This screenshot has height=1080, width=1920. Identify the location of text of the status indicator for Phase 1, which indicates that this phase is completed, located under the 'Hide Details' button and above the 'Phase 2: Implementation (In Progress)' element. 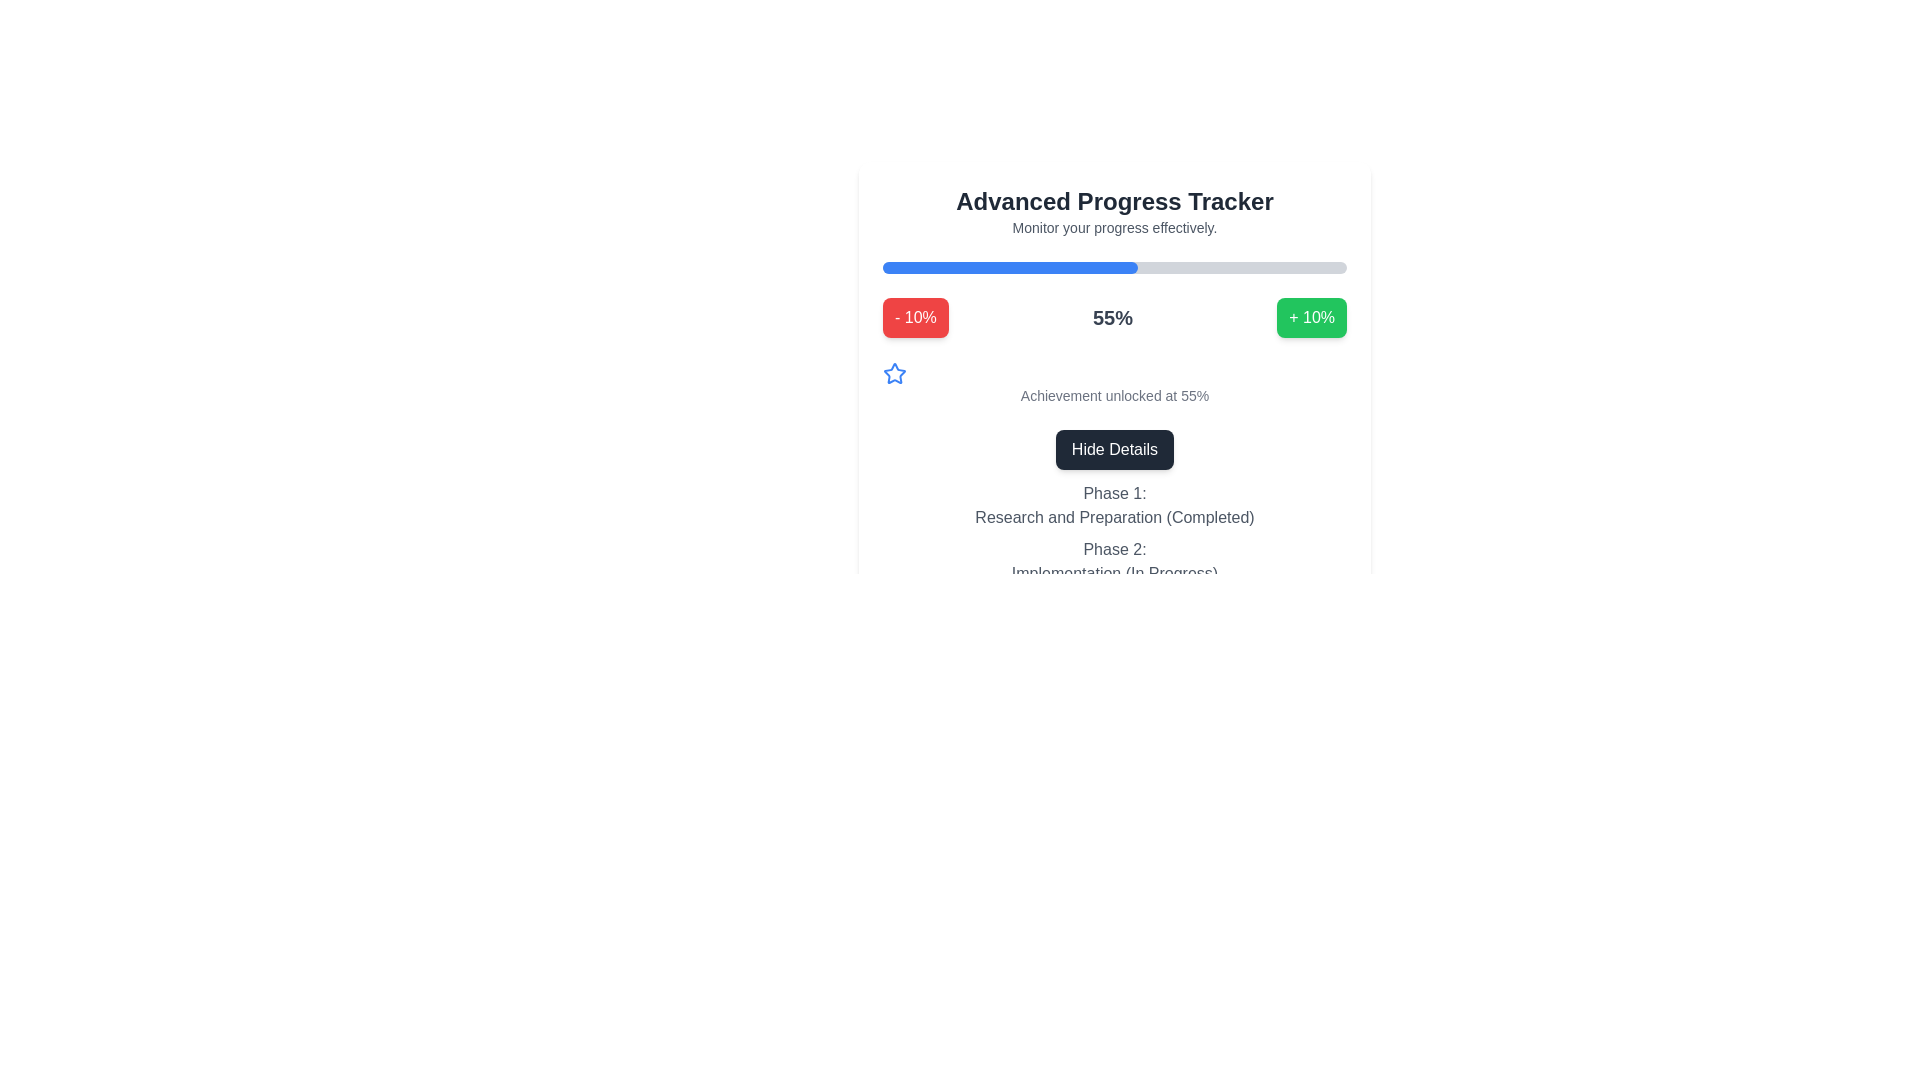
(1113, 504).